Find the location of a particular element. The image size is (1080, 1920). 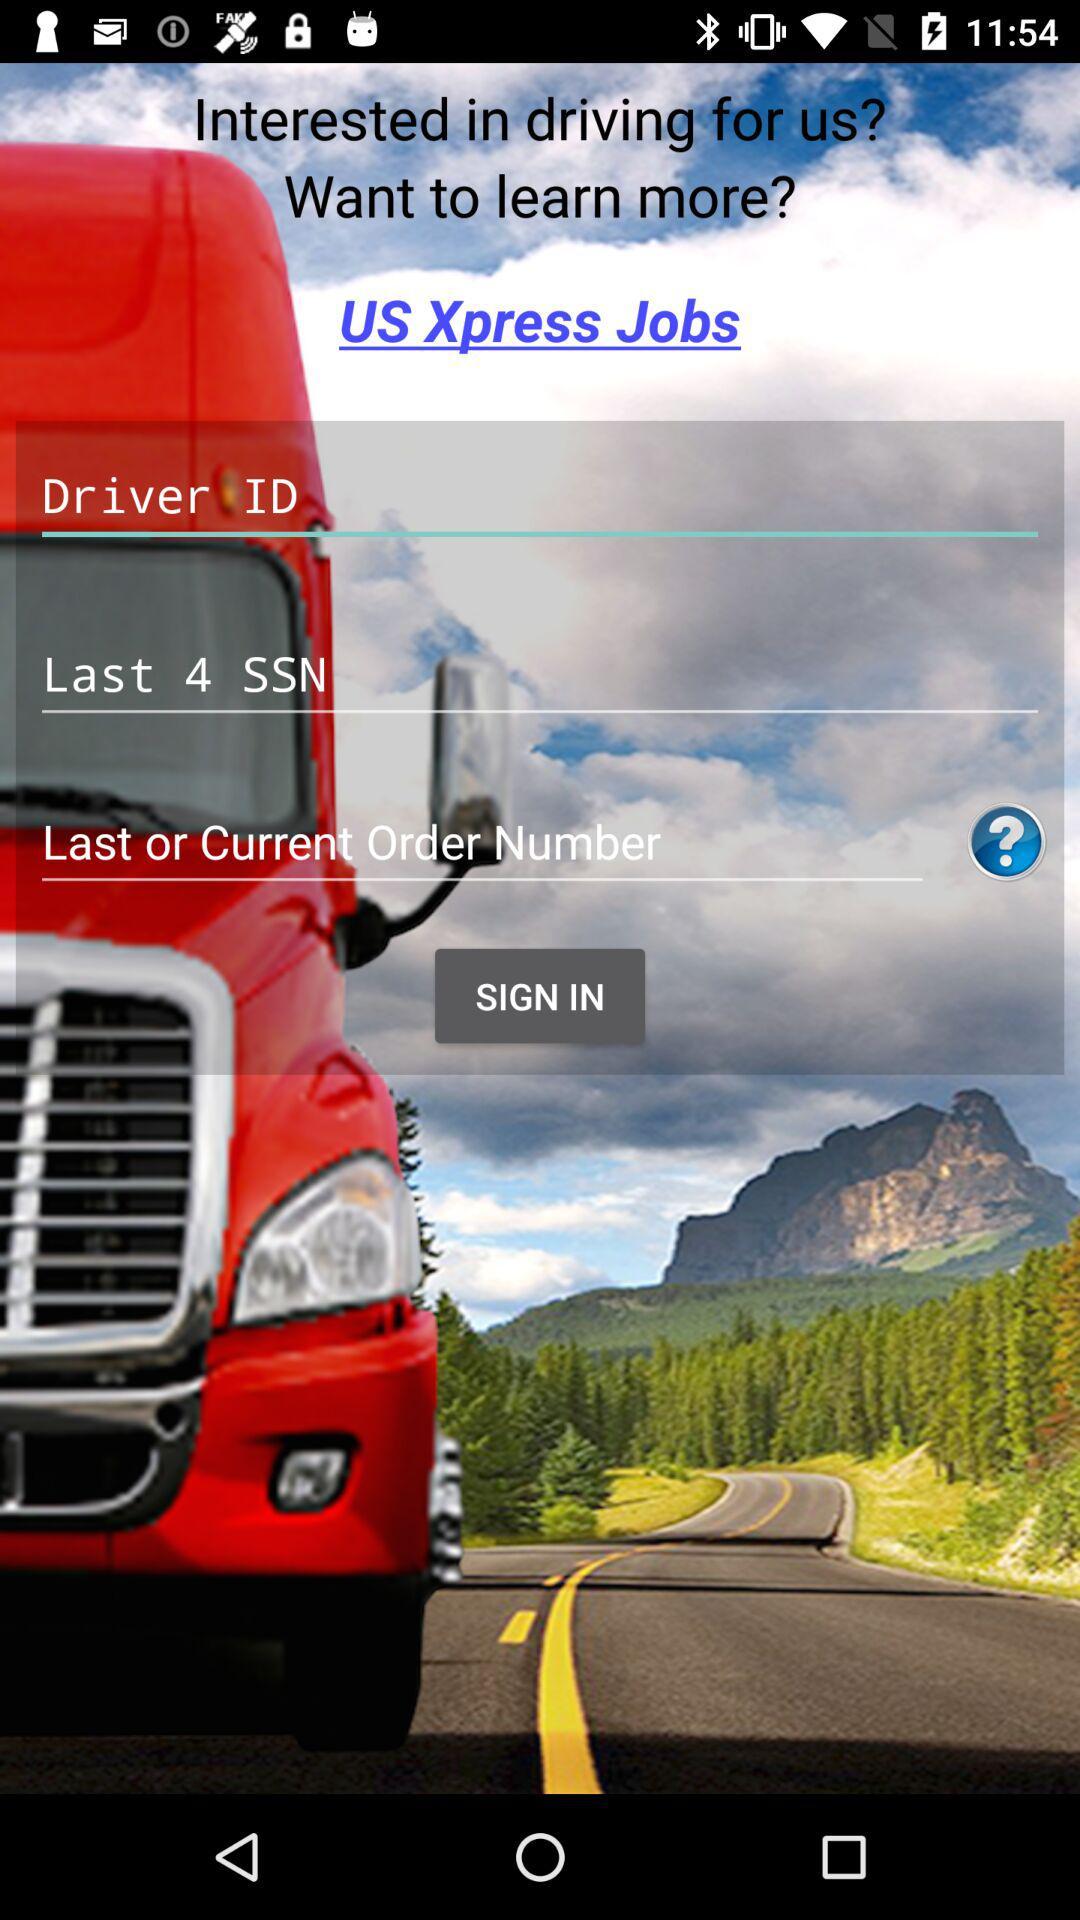

type ssn last four digit is located at coordinates (540, 674).